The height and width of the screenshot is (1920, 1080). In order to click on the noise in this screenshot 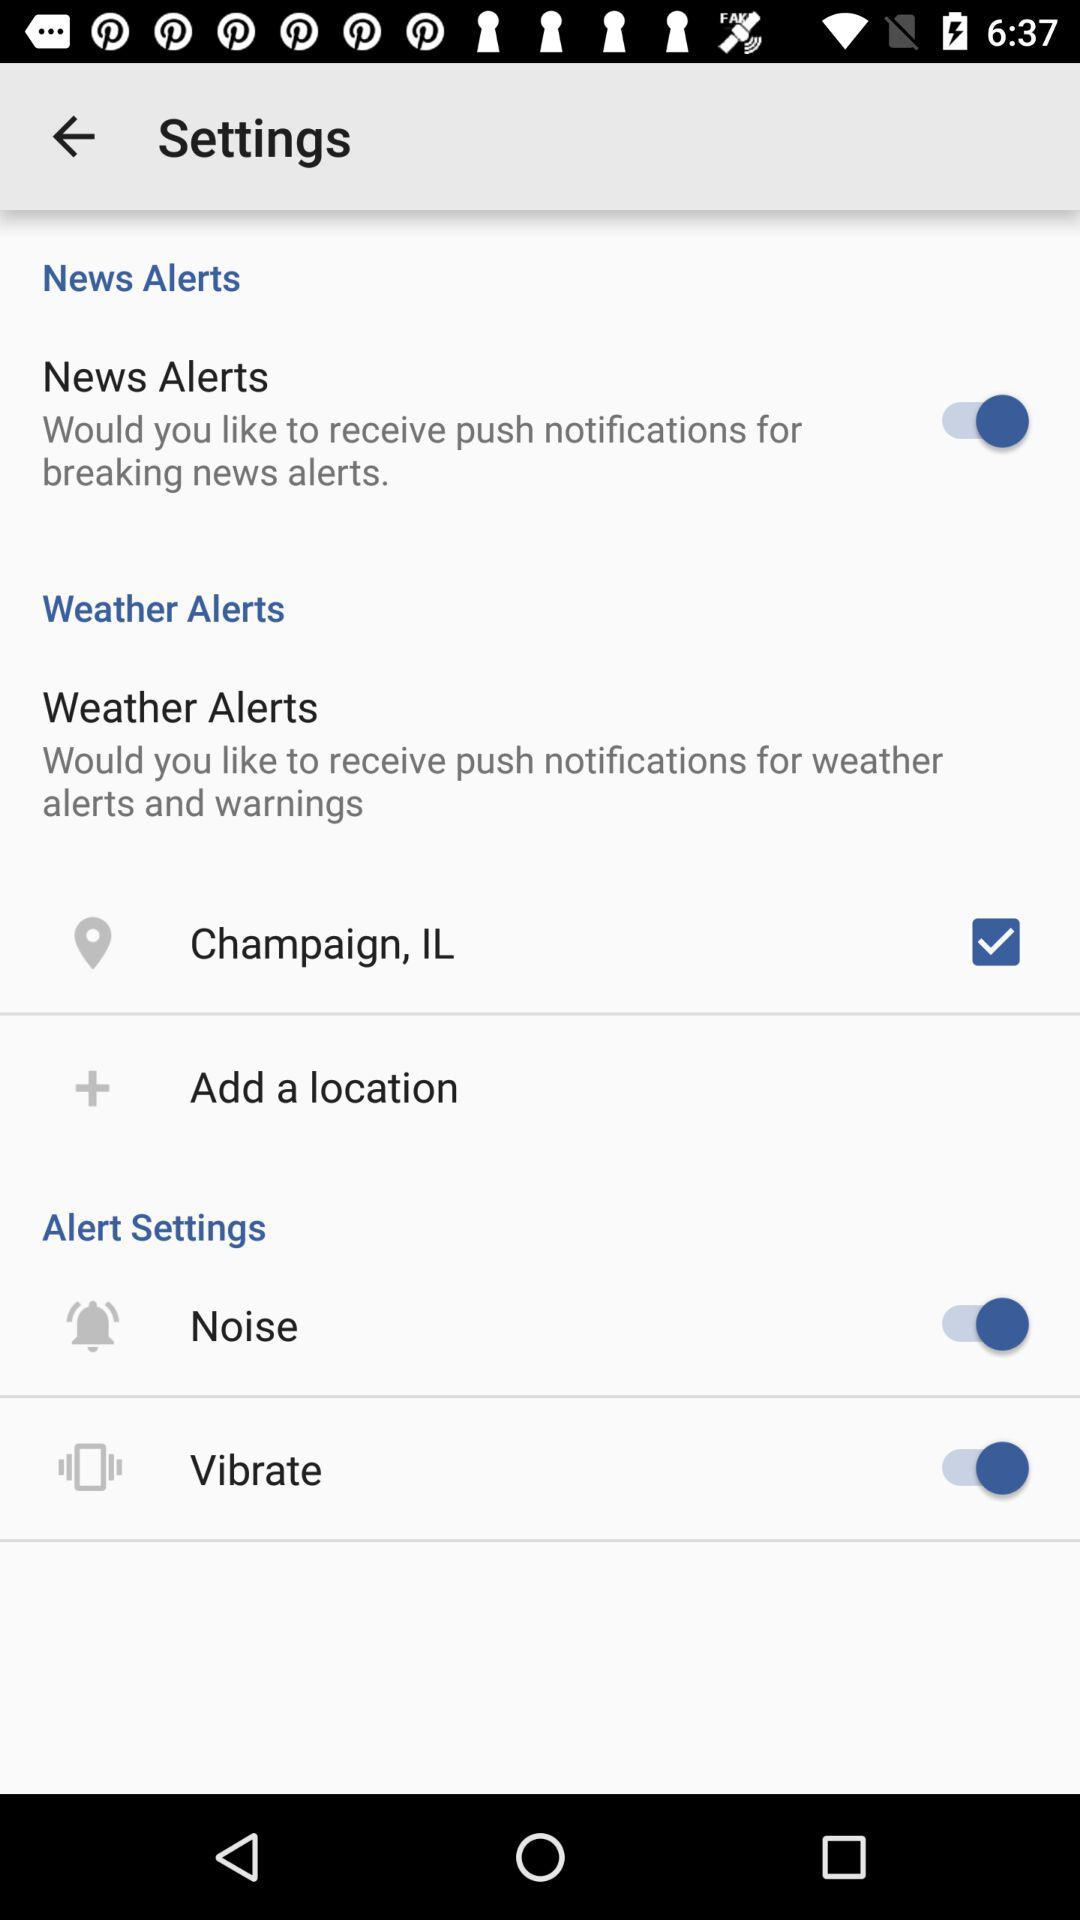, I will do `click(243, 1324)`.